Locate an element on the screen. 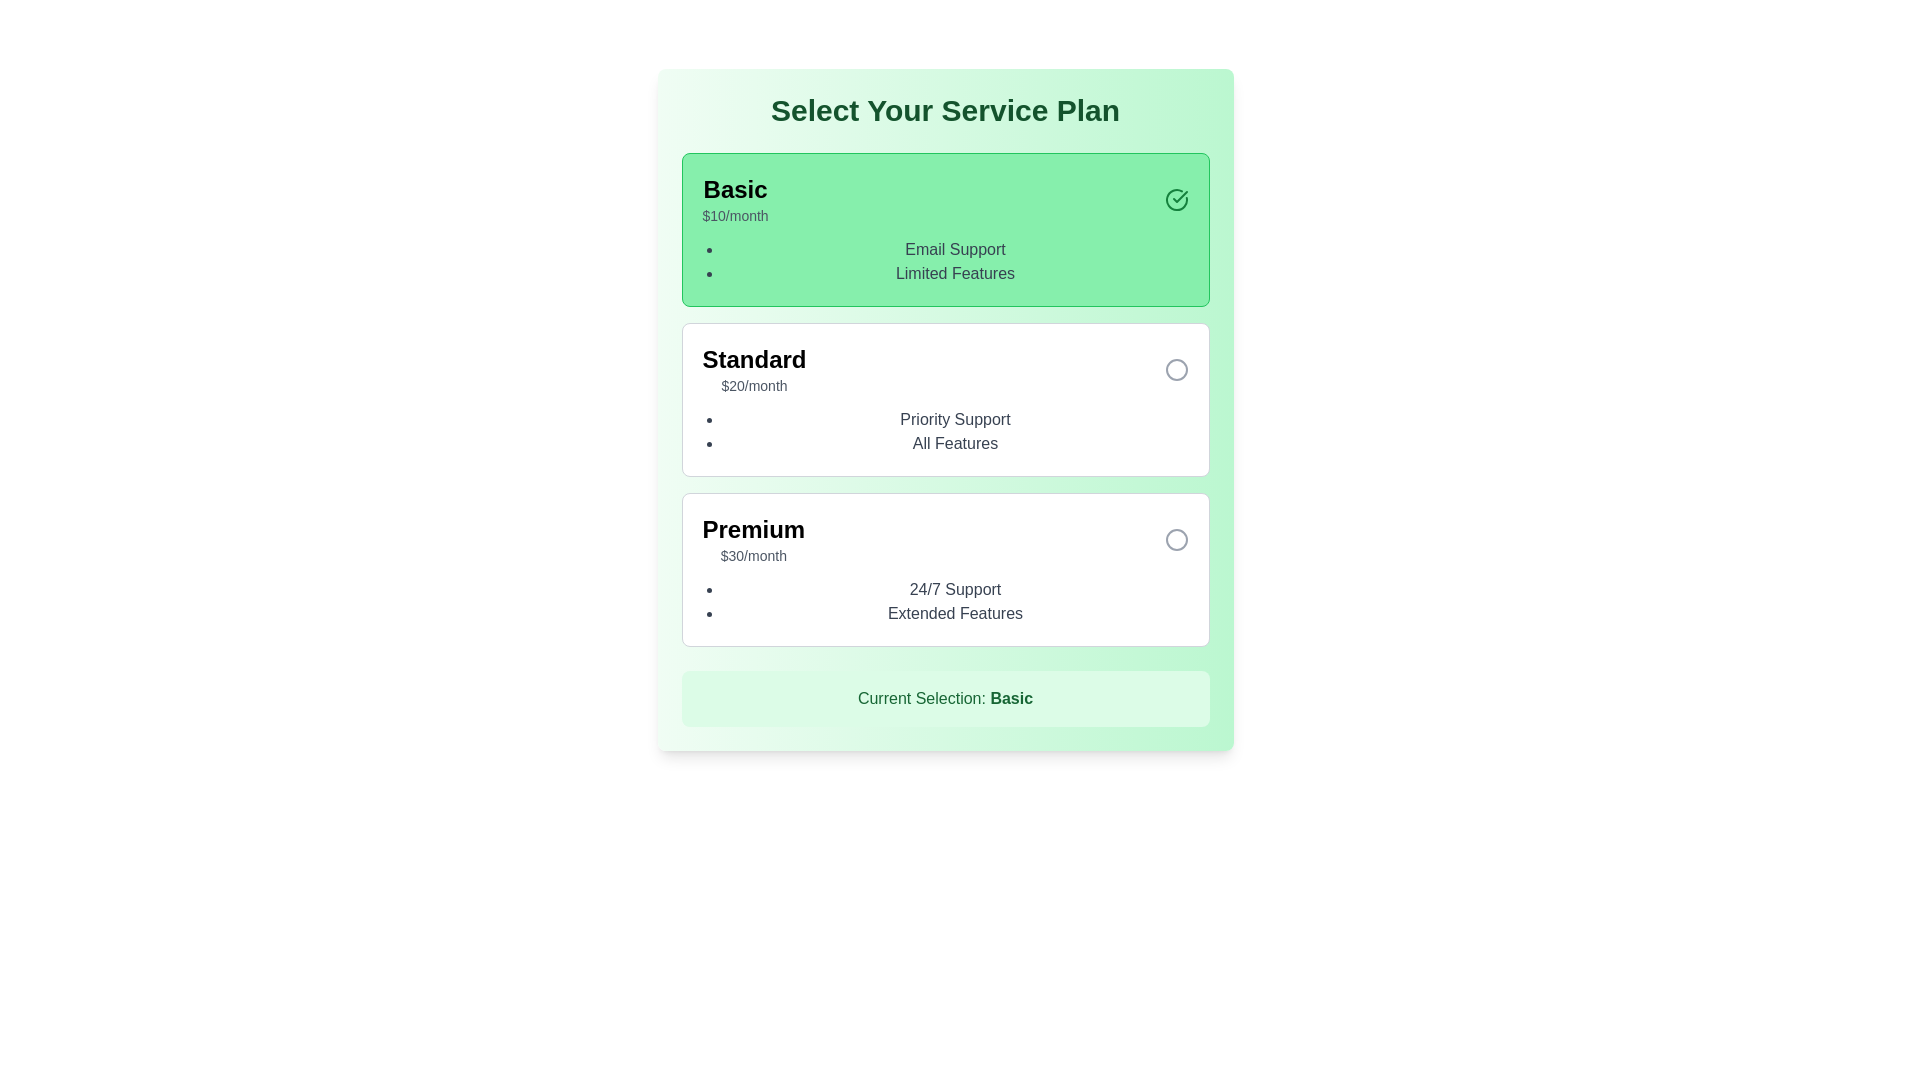 This screenshot has width=1920, height=1080. the static text label that displays 'Limited Features', which is the second item in a bulleted list under the 'Basic' service plan section is located at coordinates (954, 273).